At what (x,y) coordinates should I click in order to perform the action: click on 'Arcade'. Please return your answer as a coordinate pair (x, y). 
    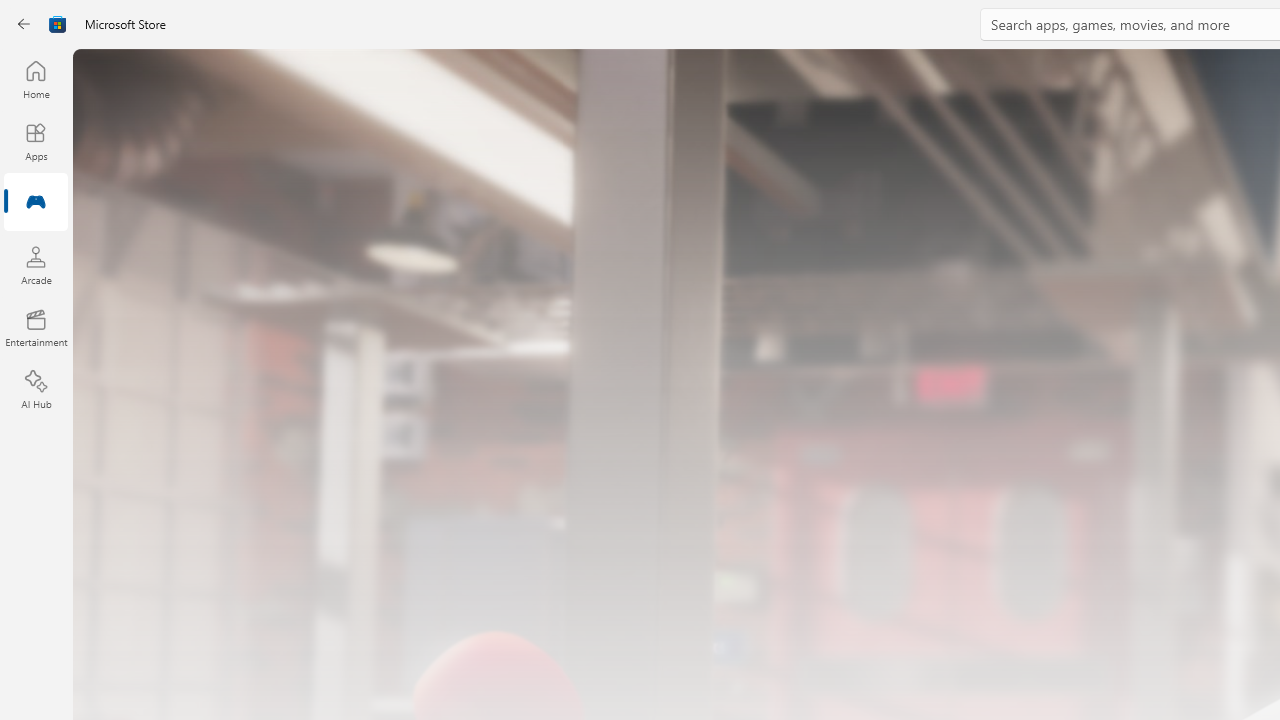
    Looking at the image, I should click on (35, 264).